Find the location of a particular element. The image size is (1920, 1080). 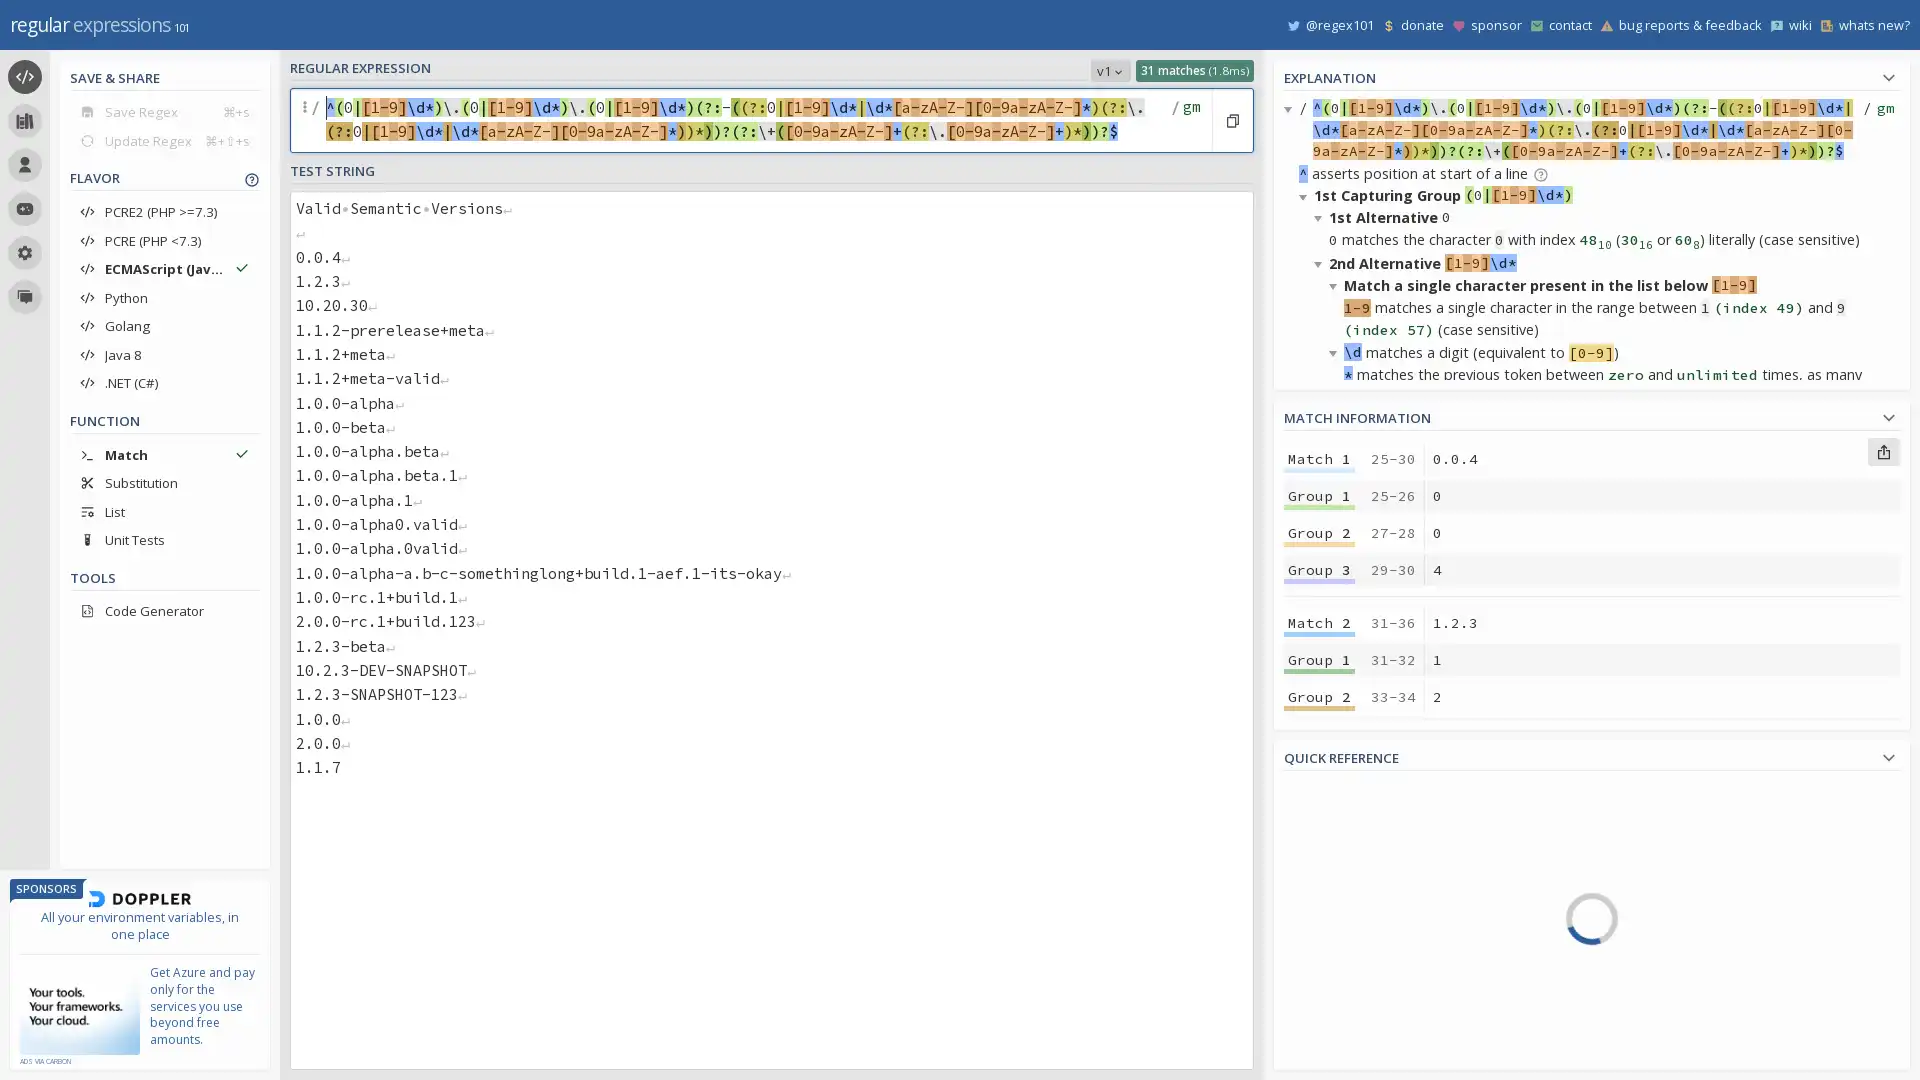

All Tokens is located at coordinates (1377, 829).